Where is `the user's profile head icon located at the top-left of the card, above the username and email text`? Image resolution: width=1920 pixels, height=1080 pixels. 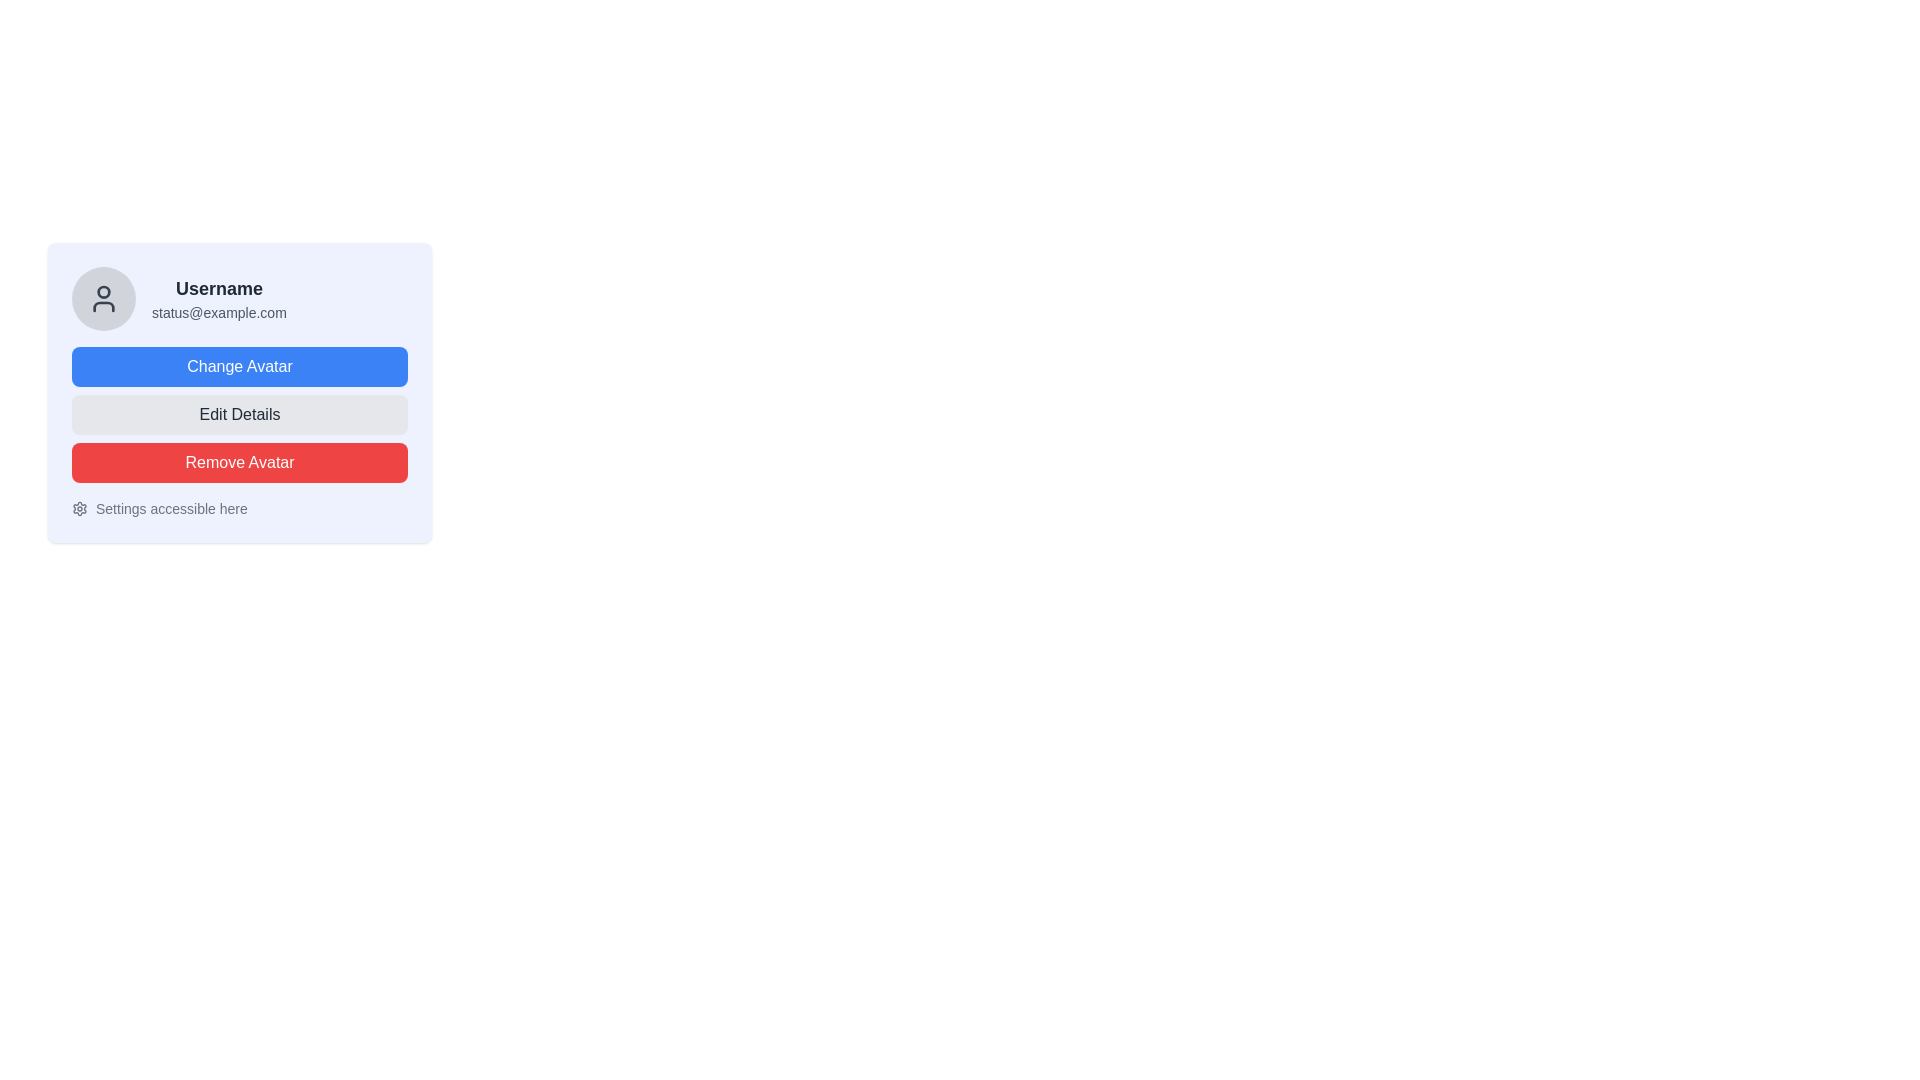 the user's profile head icon located at the top-left of the card, above the username and email text is located at coordinates (103, 292).